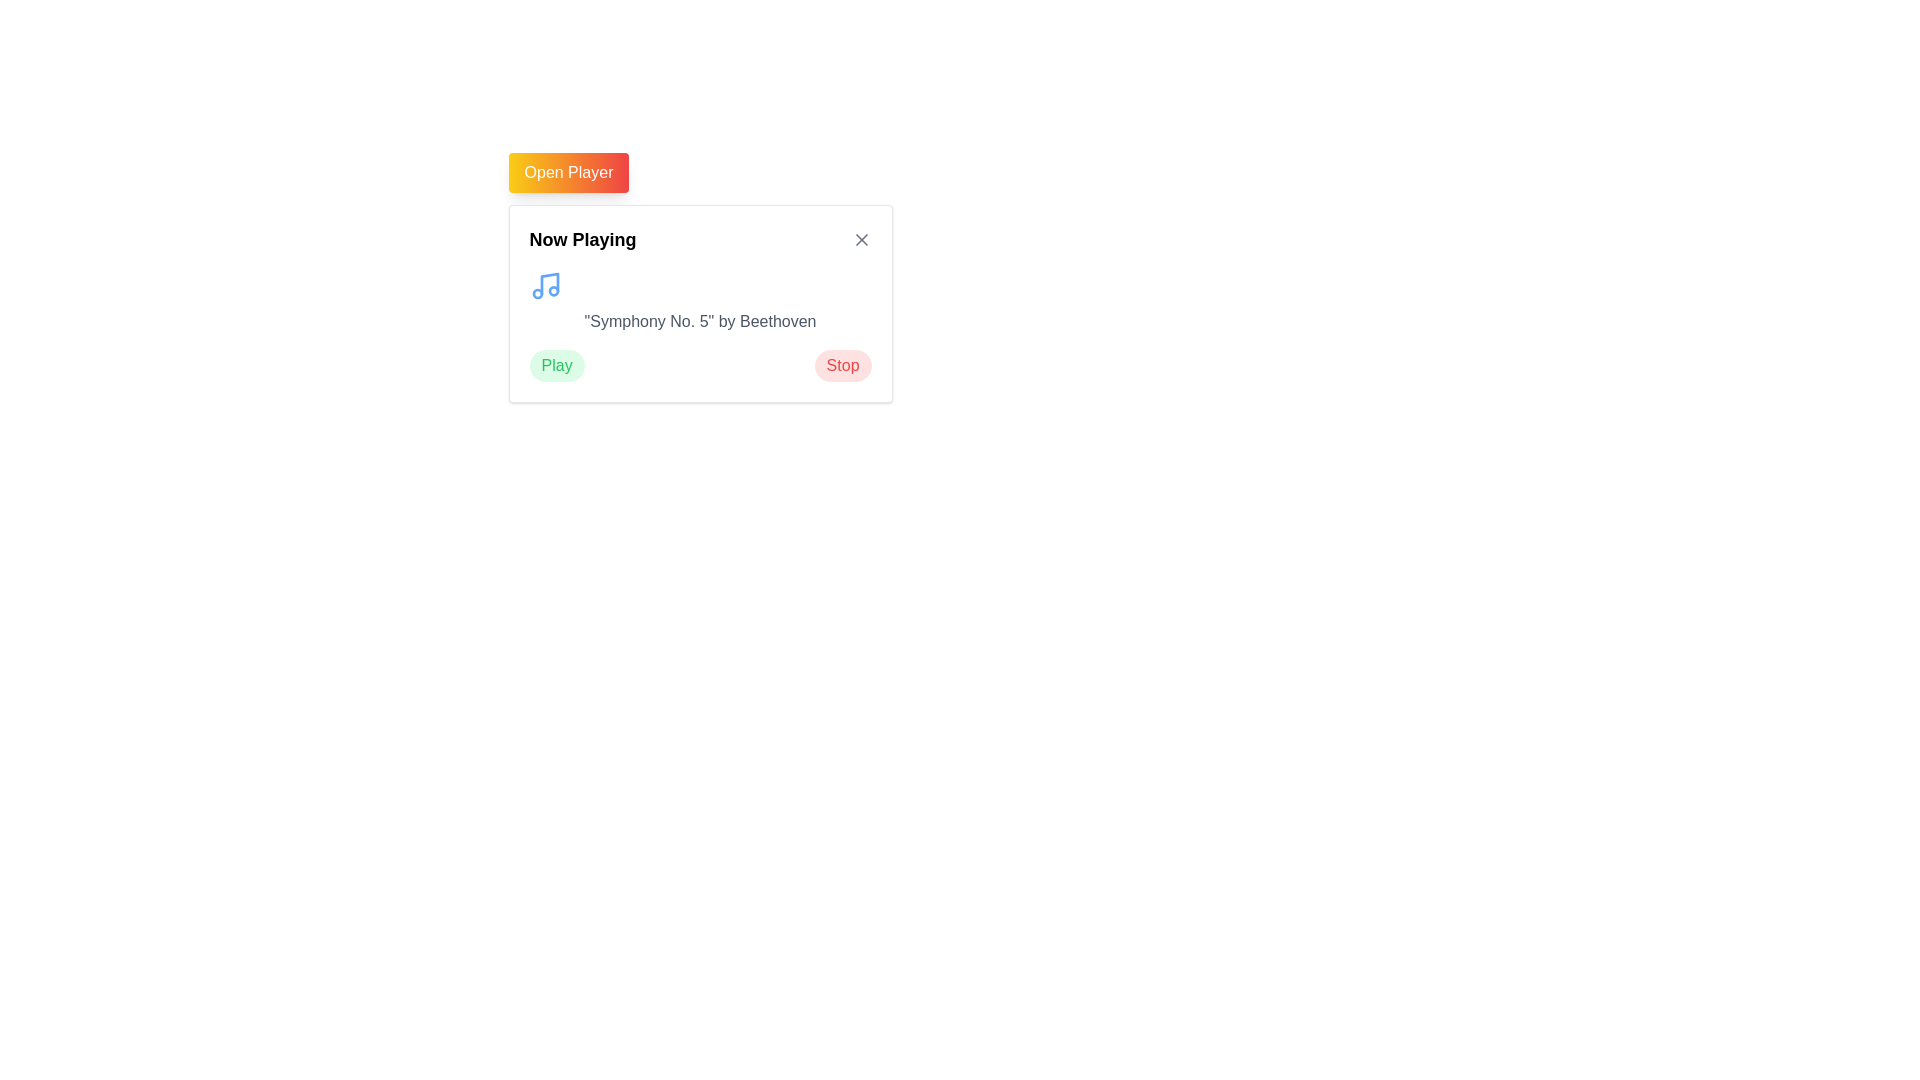  What do you see at coordinates (861, 238) in the screenshot?
I see `the diagonal cross (X) icon located in the top-right corner of the 'Now Playing' card` at bounding box center [861, 238].